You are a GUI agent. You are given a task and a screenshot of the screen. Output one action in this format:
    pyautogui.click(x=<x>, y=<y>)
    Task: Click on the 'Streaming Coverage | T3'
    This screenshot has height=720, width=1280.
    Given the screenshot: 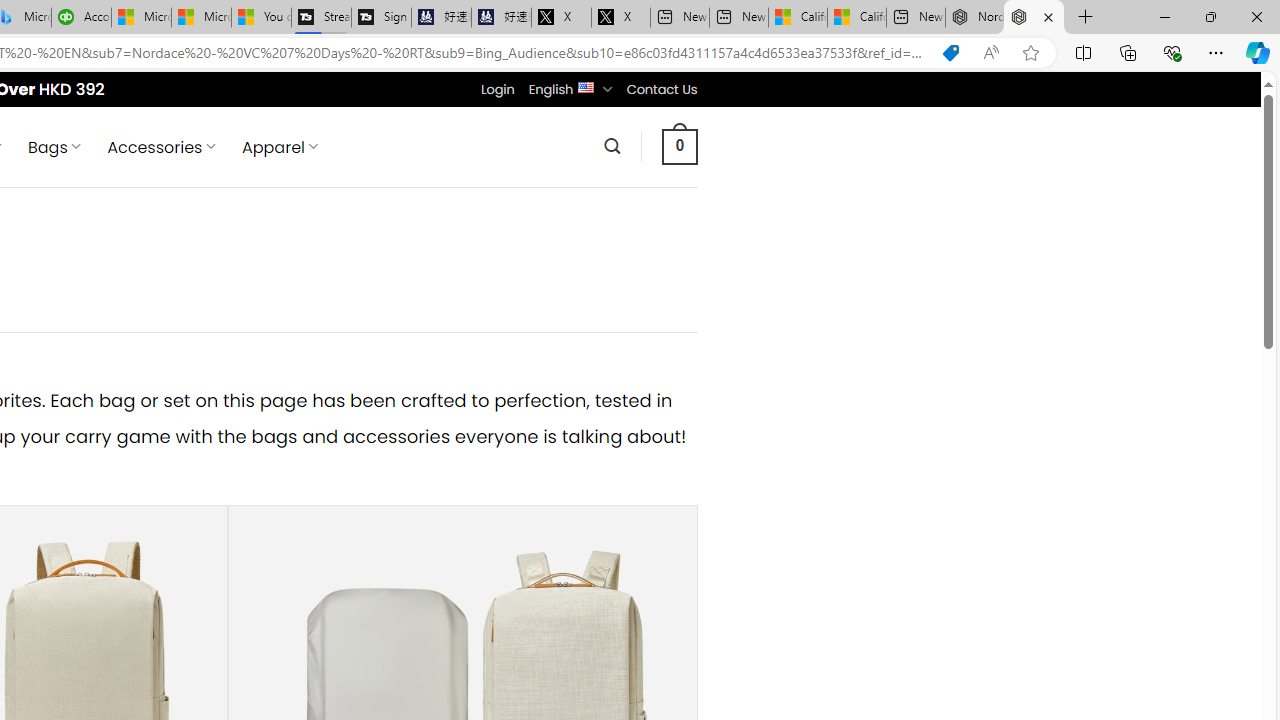 What is the action you would take?
    pyautogui.click(x=321, y=17)
    